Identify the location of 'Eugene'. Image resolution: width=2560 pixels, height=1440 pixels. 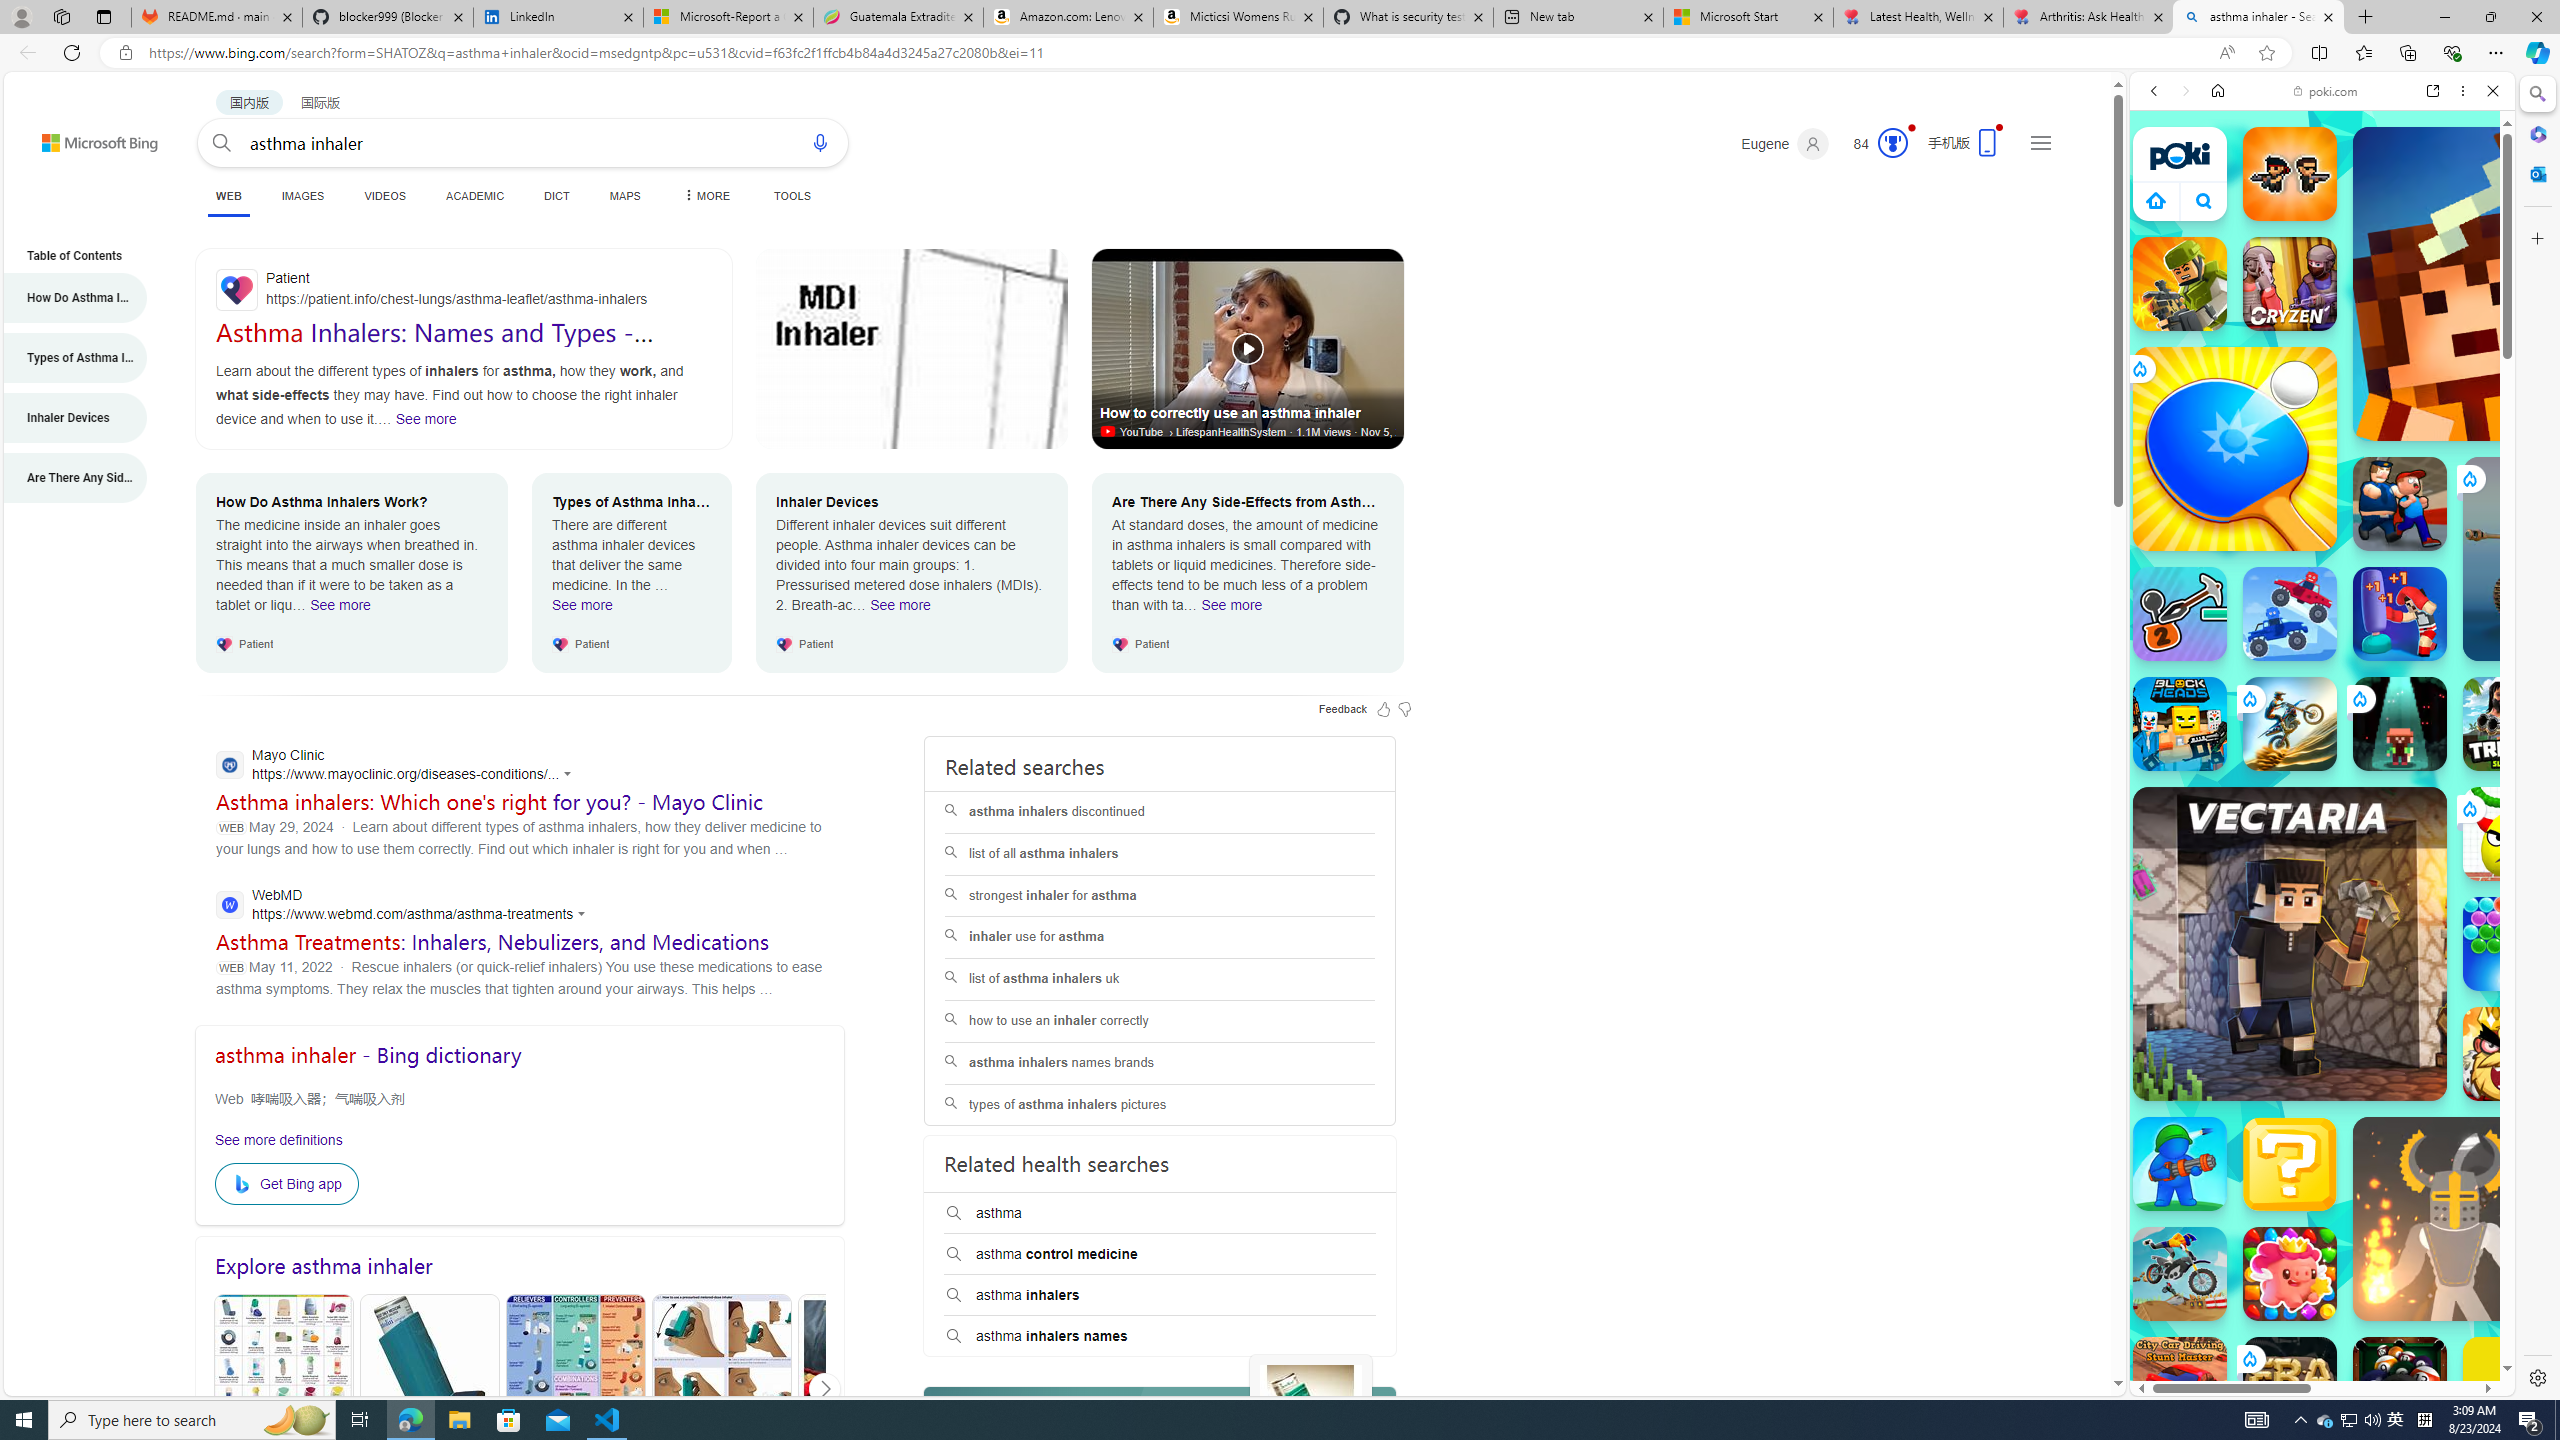
(1785, 143).